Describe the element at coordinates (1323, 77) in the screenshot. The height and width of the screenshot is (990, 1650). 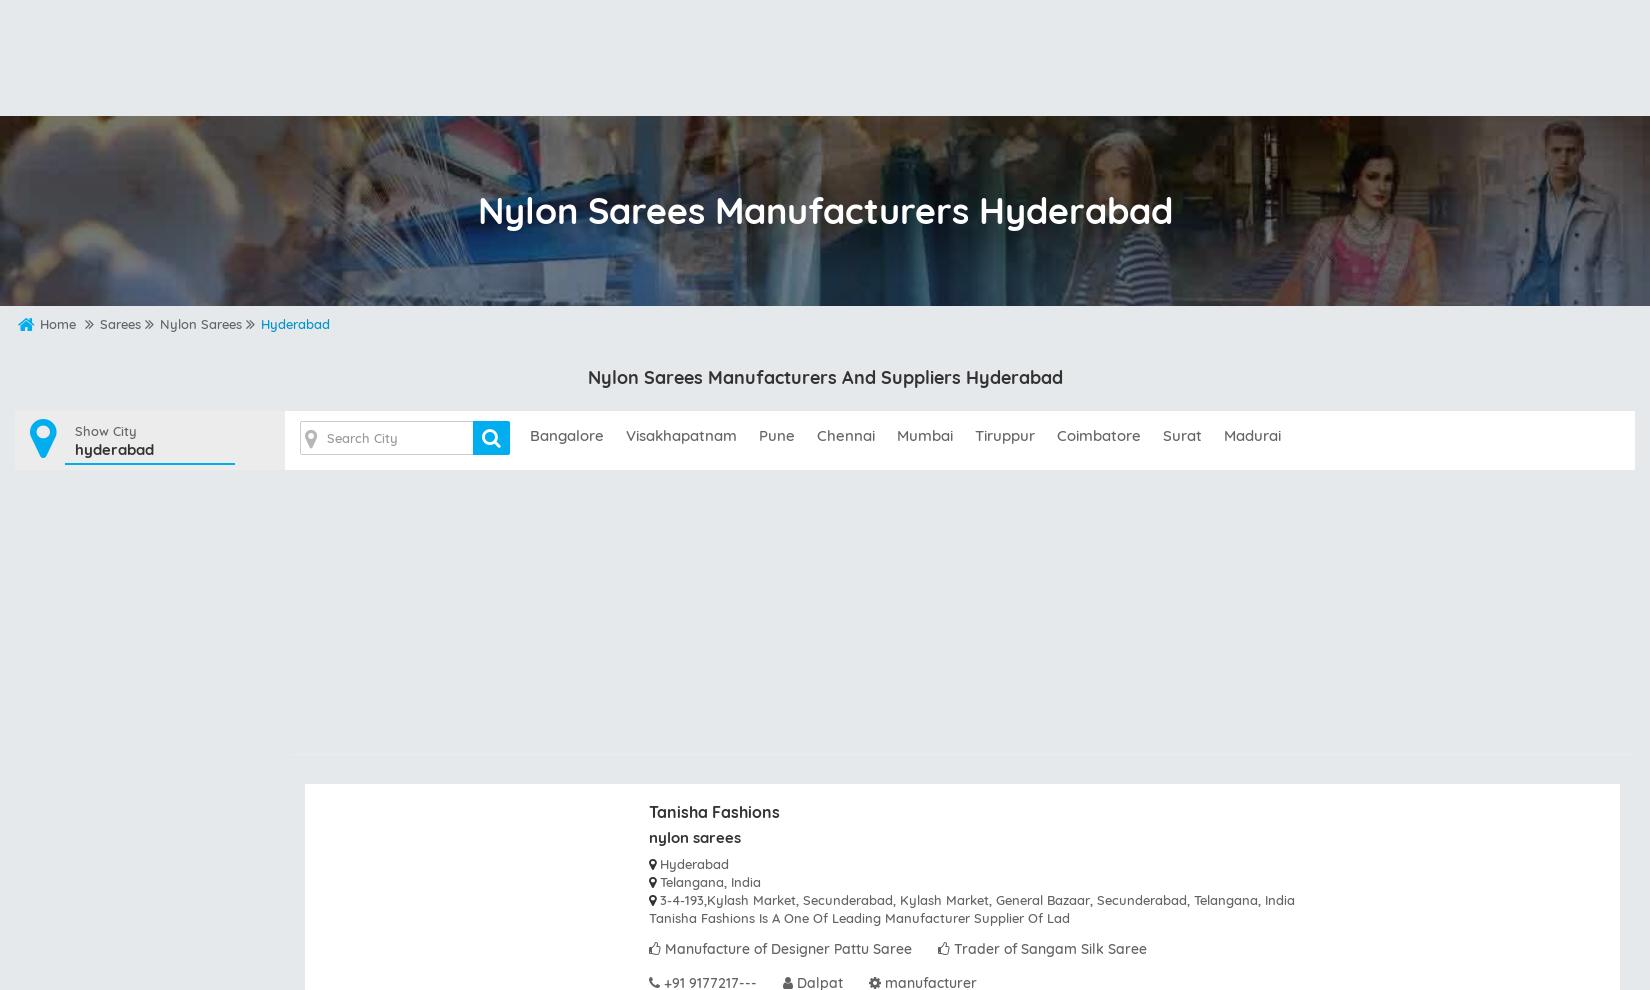
I see `'Offer'` at that location.